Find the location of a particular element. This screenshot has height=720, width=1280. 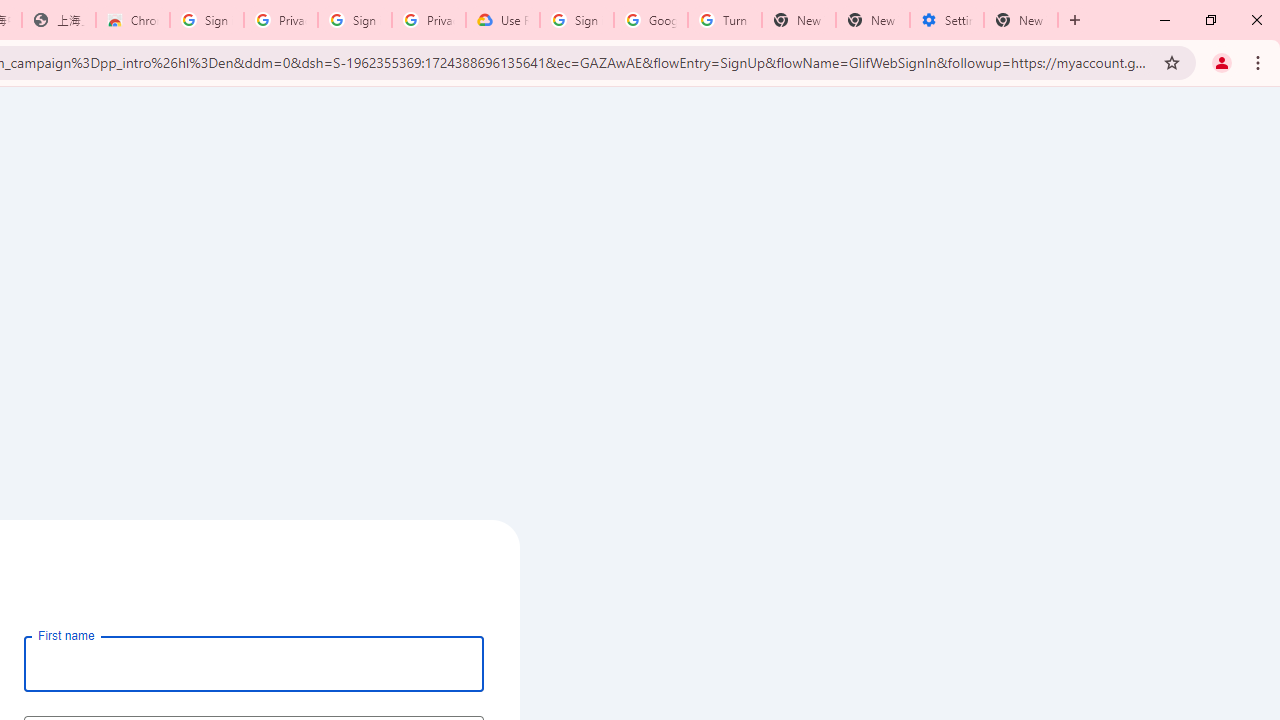

'New Tab' is located at coordinates (1021, 20).